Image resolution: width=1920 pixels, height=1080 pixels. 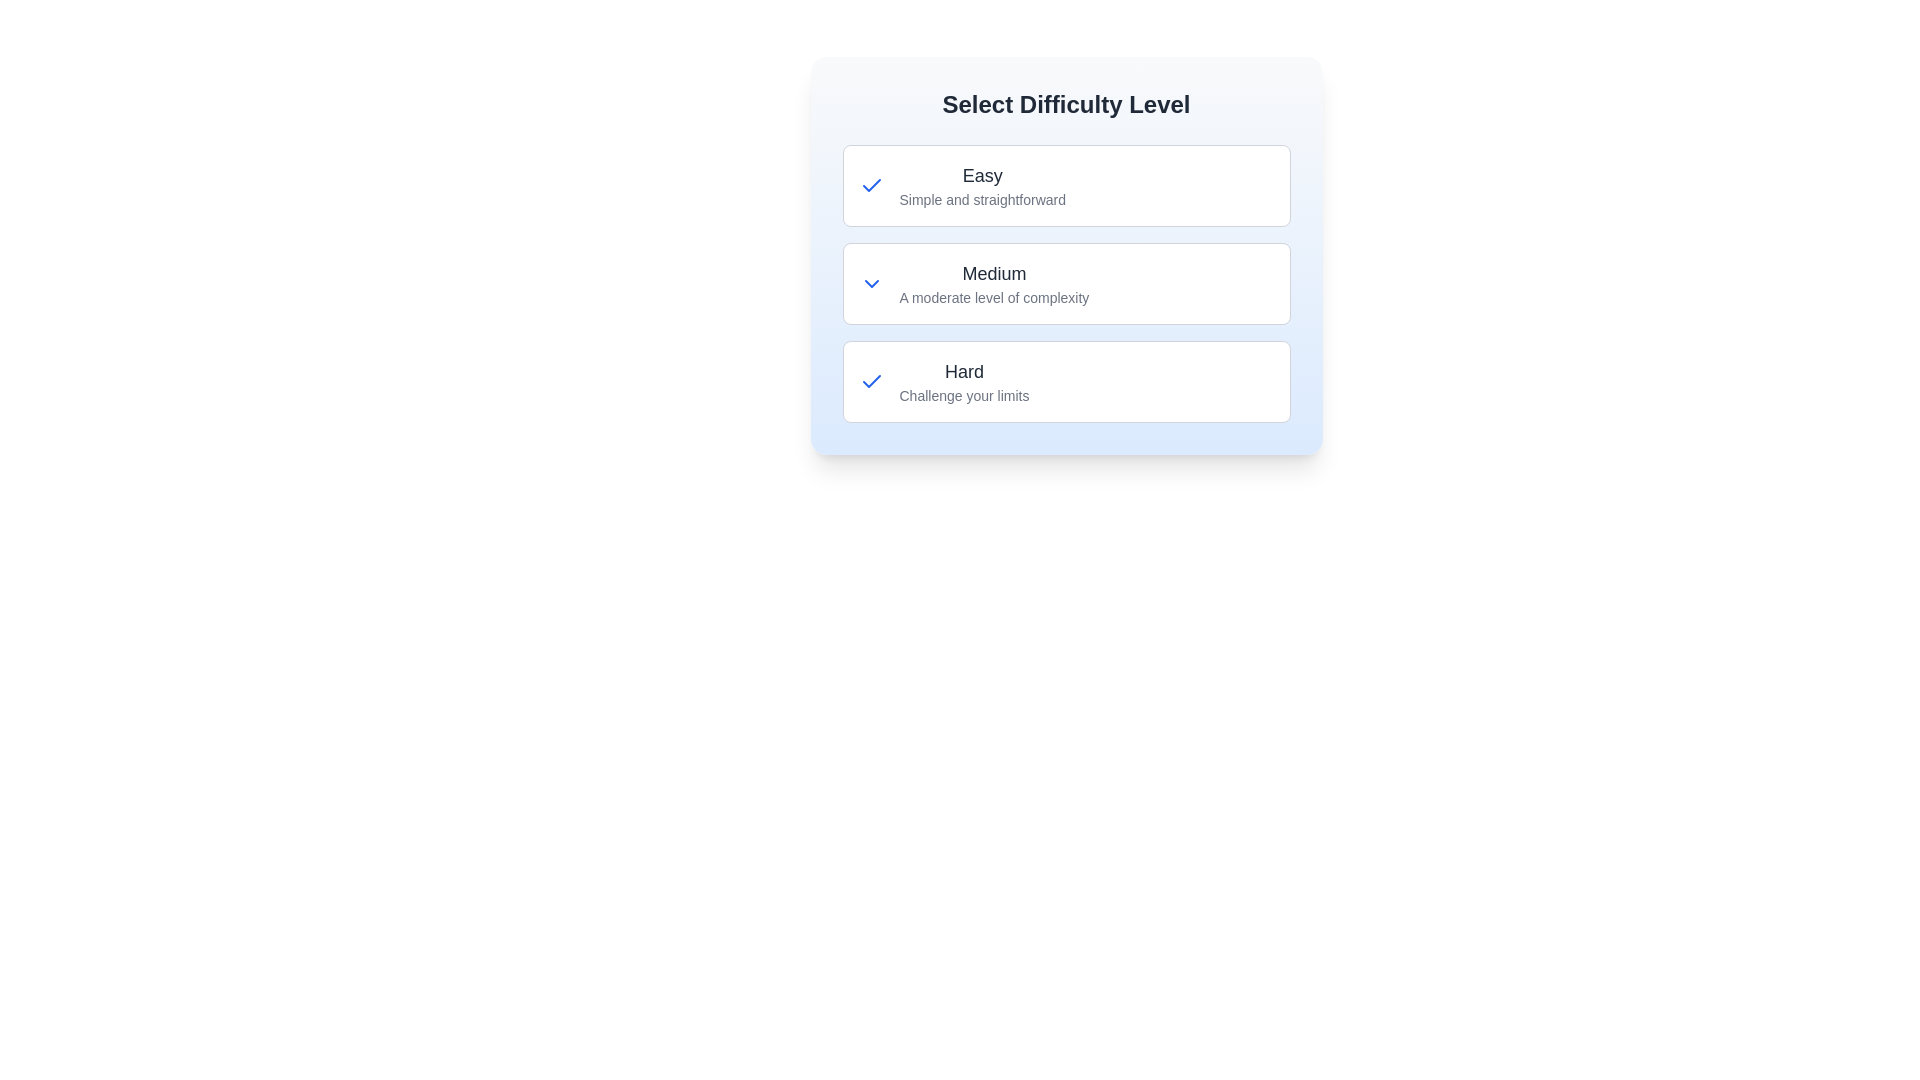 What do you see at coordinates (871, 284) in the screenshot?
I see `the icon that serves as a visual indicator for expanding or collapsing options related to the 'Medium' difficulty level, positioned to the left of the text 'Medium A moderate level of complexity'` at bounding box center [871, 284].